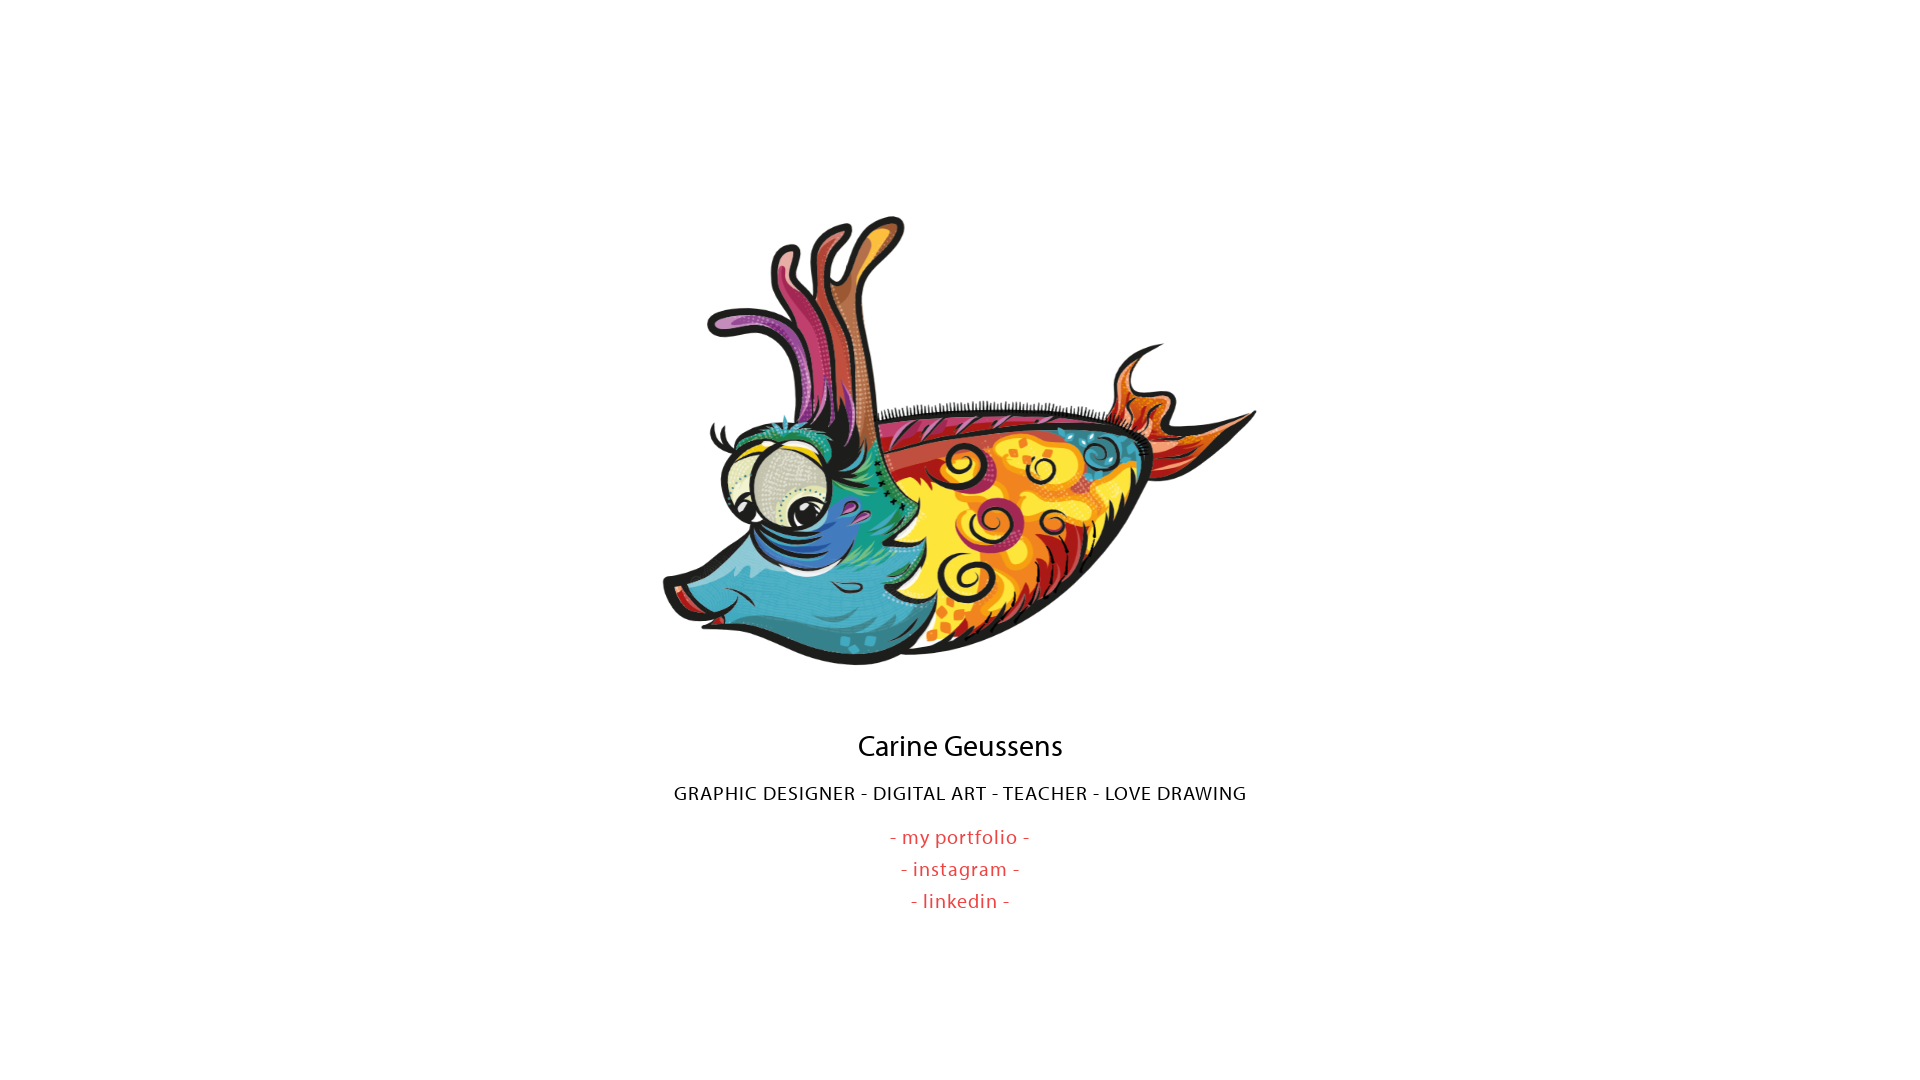 This screenshot has height=1080, width=1920. What do you see at coordinates (958, 867) in the screenshot?
I see `'- instagram -'` at bounding box center [958, 867].